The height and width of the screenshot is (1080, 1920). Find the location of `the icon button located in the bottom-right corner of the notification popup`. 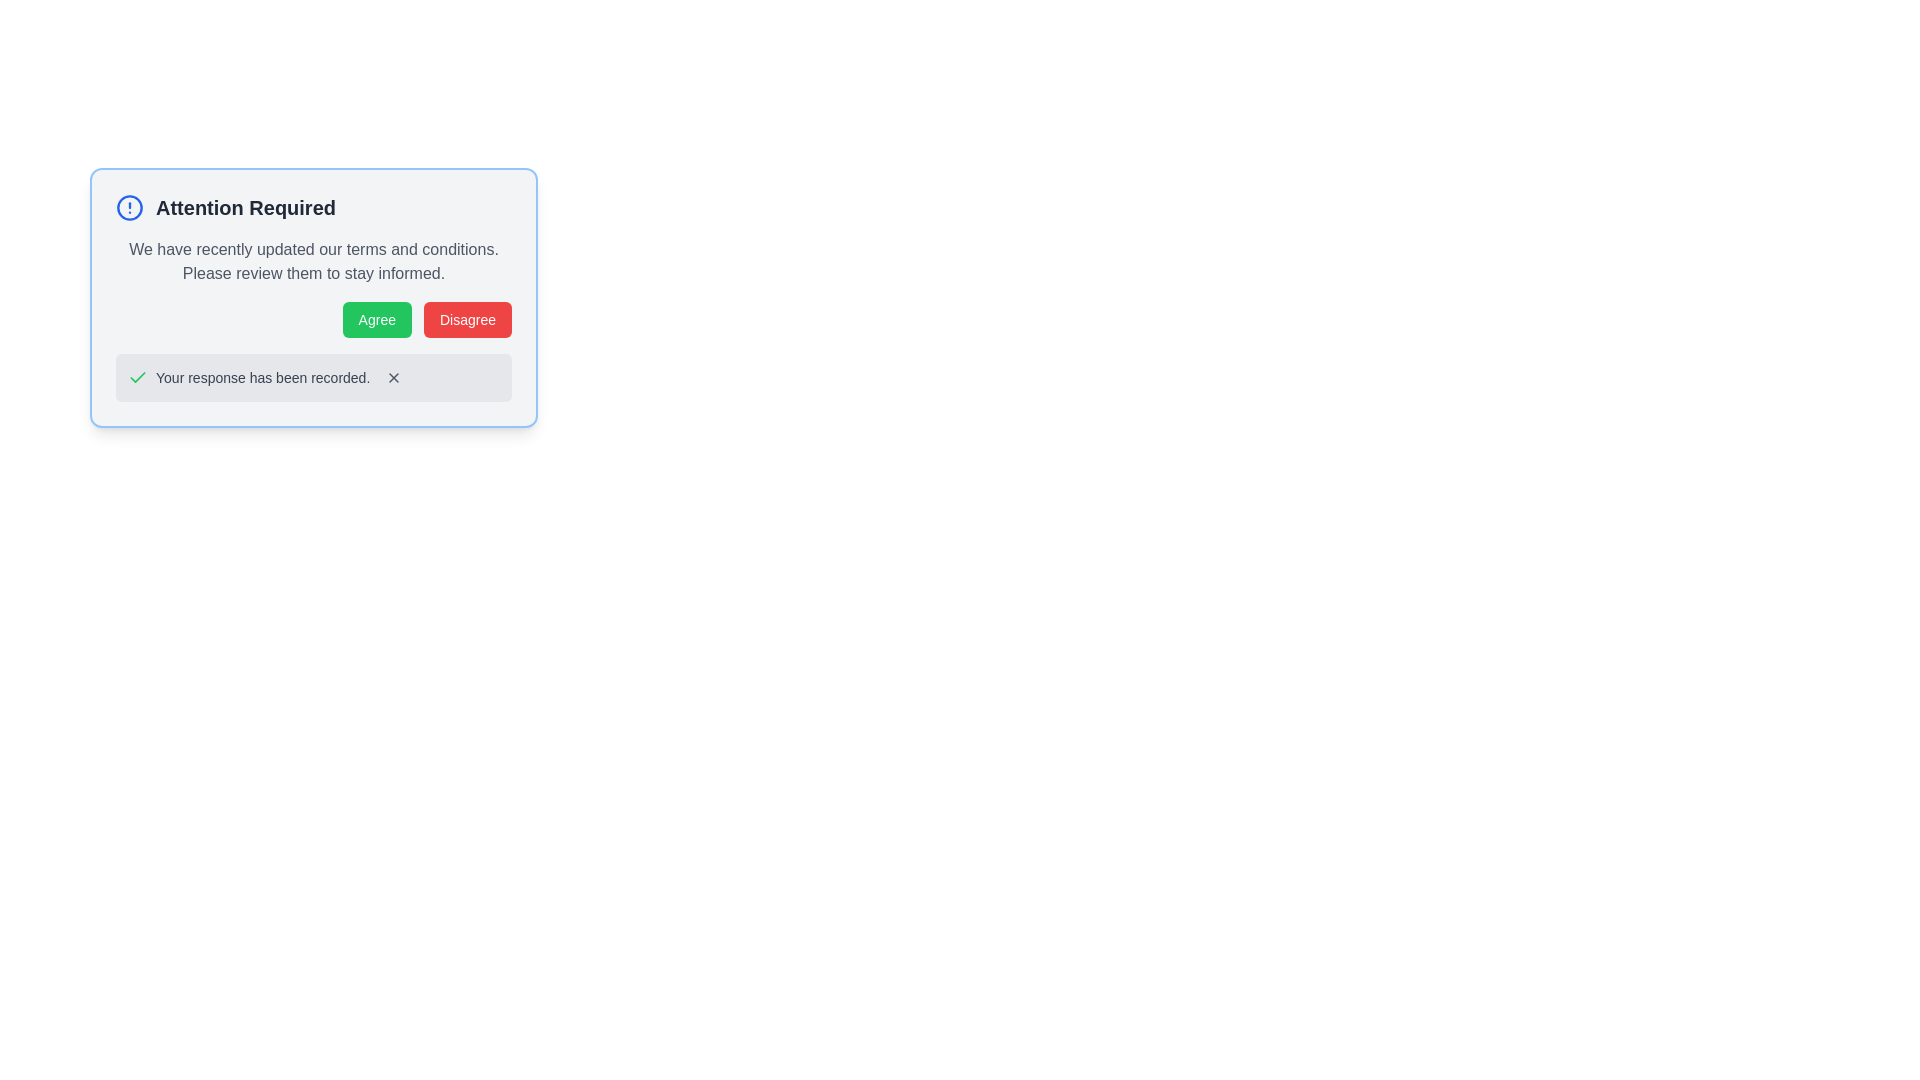

the icon button located in the bottom-right corner of the notification popup is located at coordinates (394, 378).